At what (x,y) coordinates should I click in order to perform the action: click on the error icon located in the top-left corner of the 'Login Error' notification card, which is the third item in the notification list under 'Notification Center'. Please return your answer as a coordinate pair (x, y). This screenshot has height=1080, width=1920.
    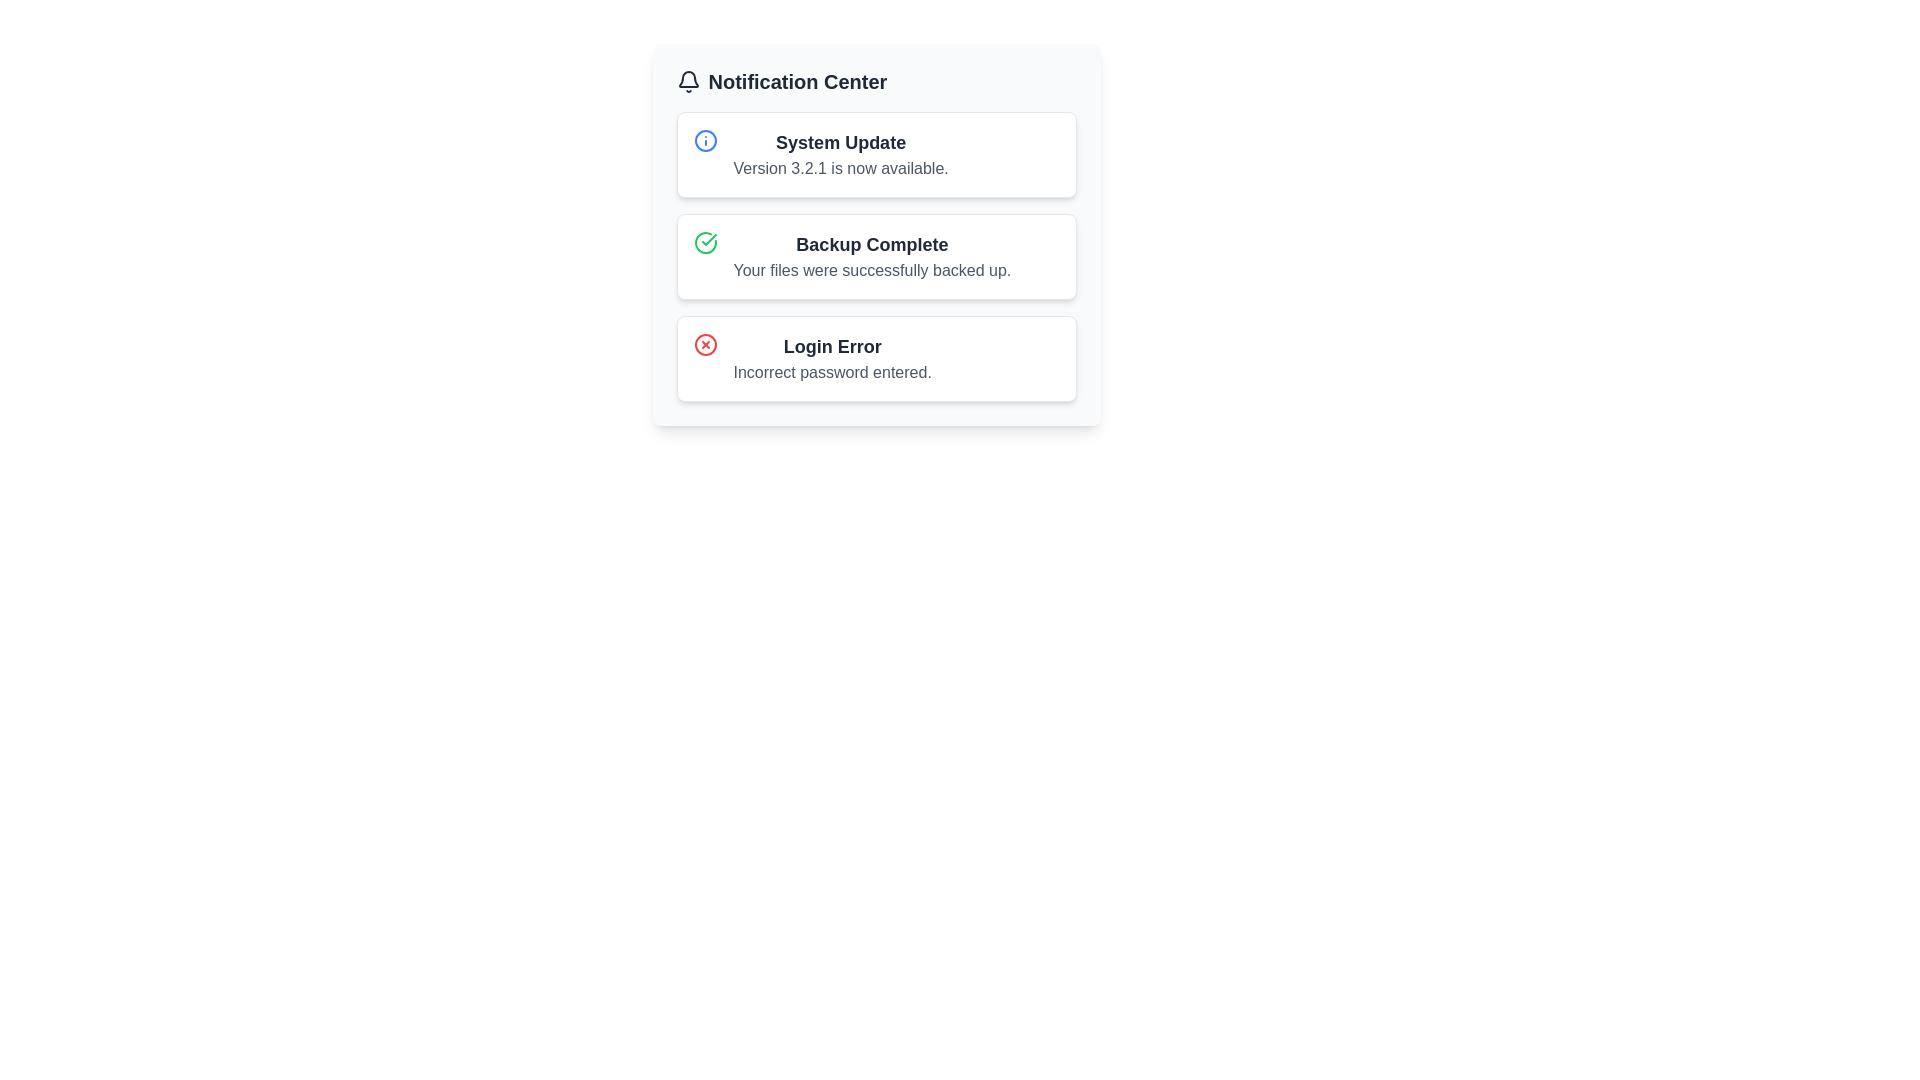
    Looking at the image, I should click on (705, 357).